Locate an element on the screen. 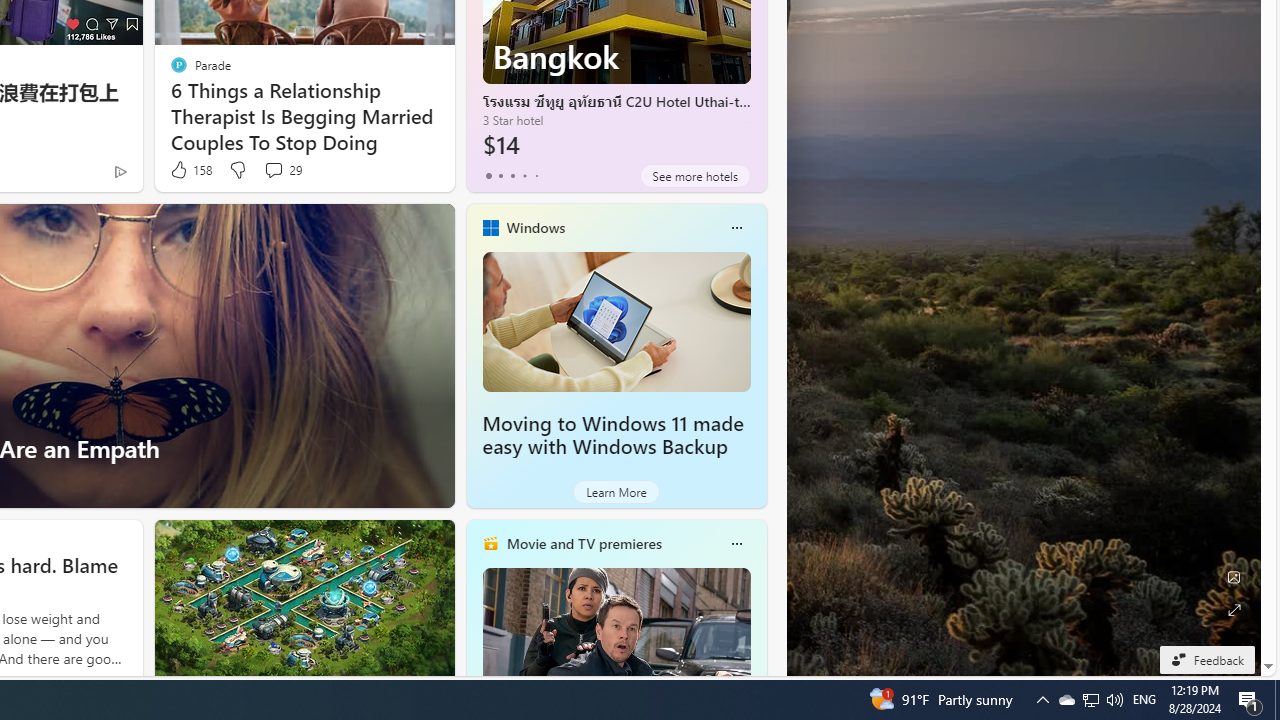 This screenshot has height=720, width=1280. 'tab-4' is located at coordinates (536, 175).